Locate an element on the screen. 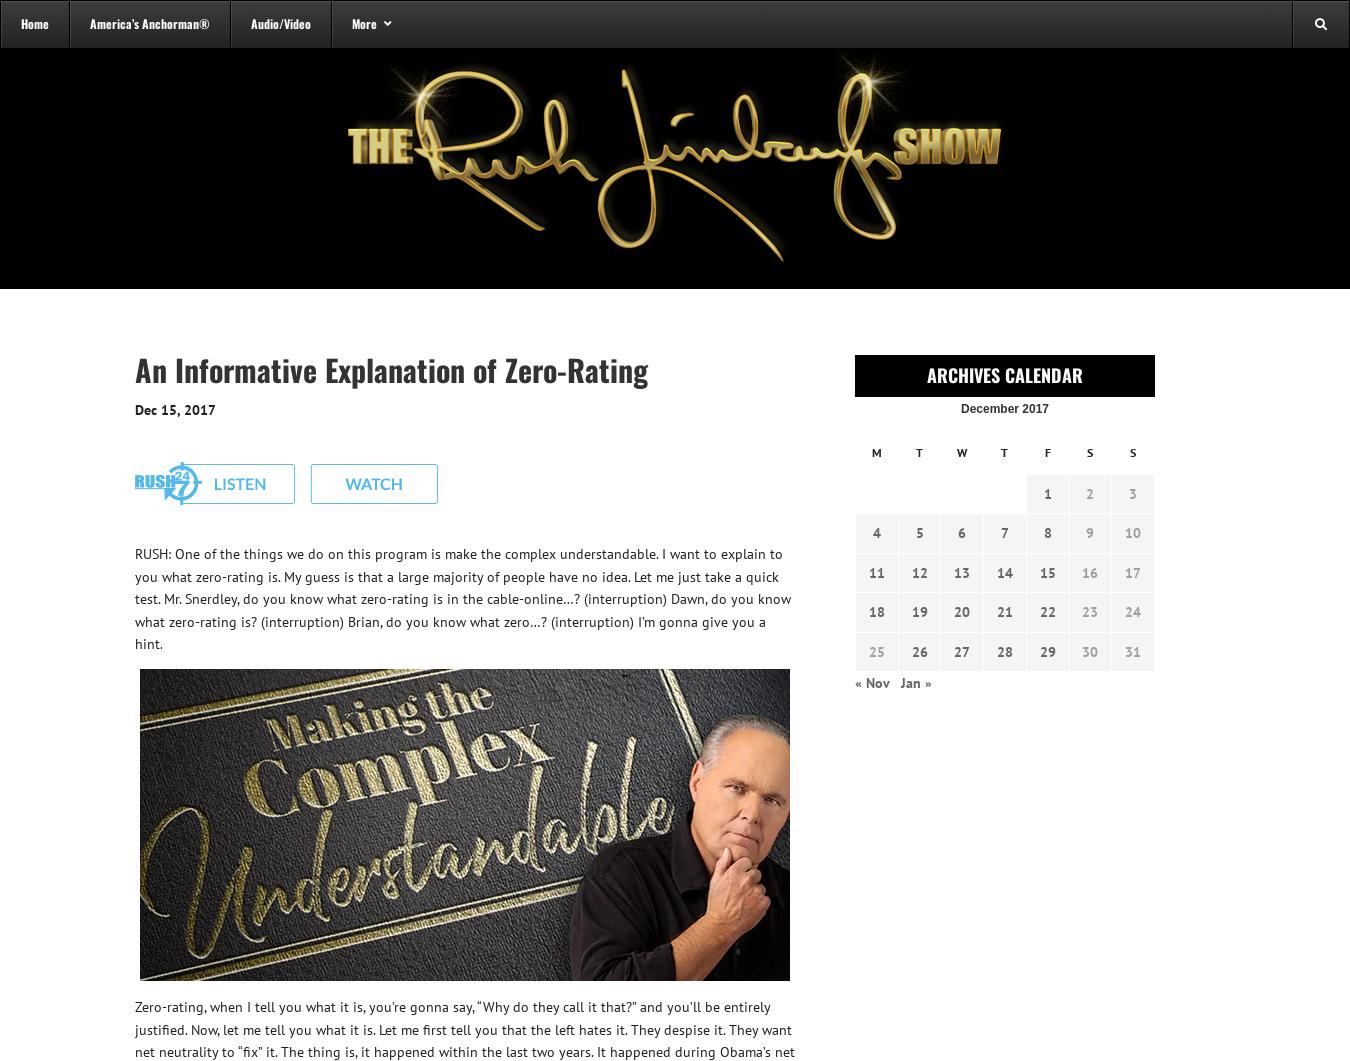  '15' is located at coordinates (1047, 570).